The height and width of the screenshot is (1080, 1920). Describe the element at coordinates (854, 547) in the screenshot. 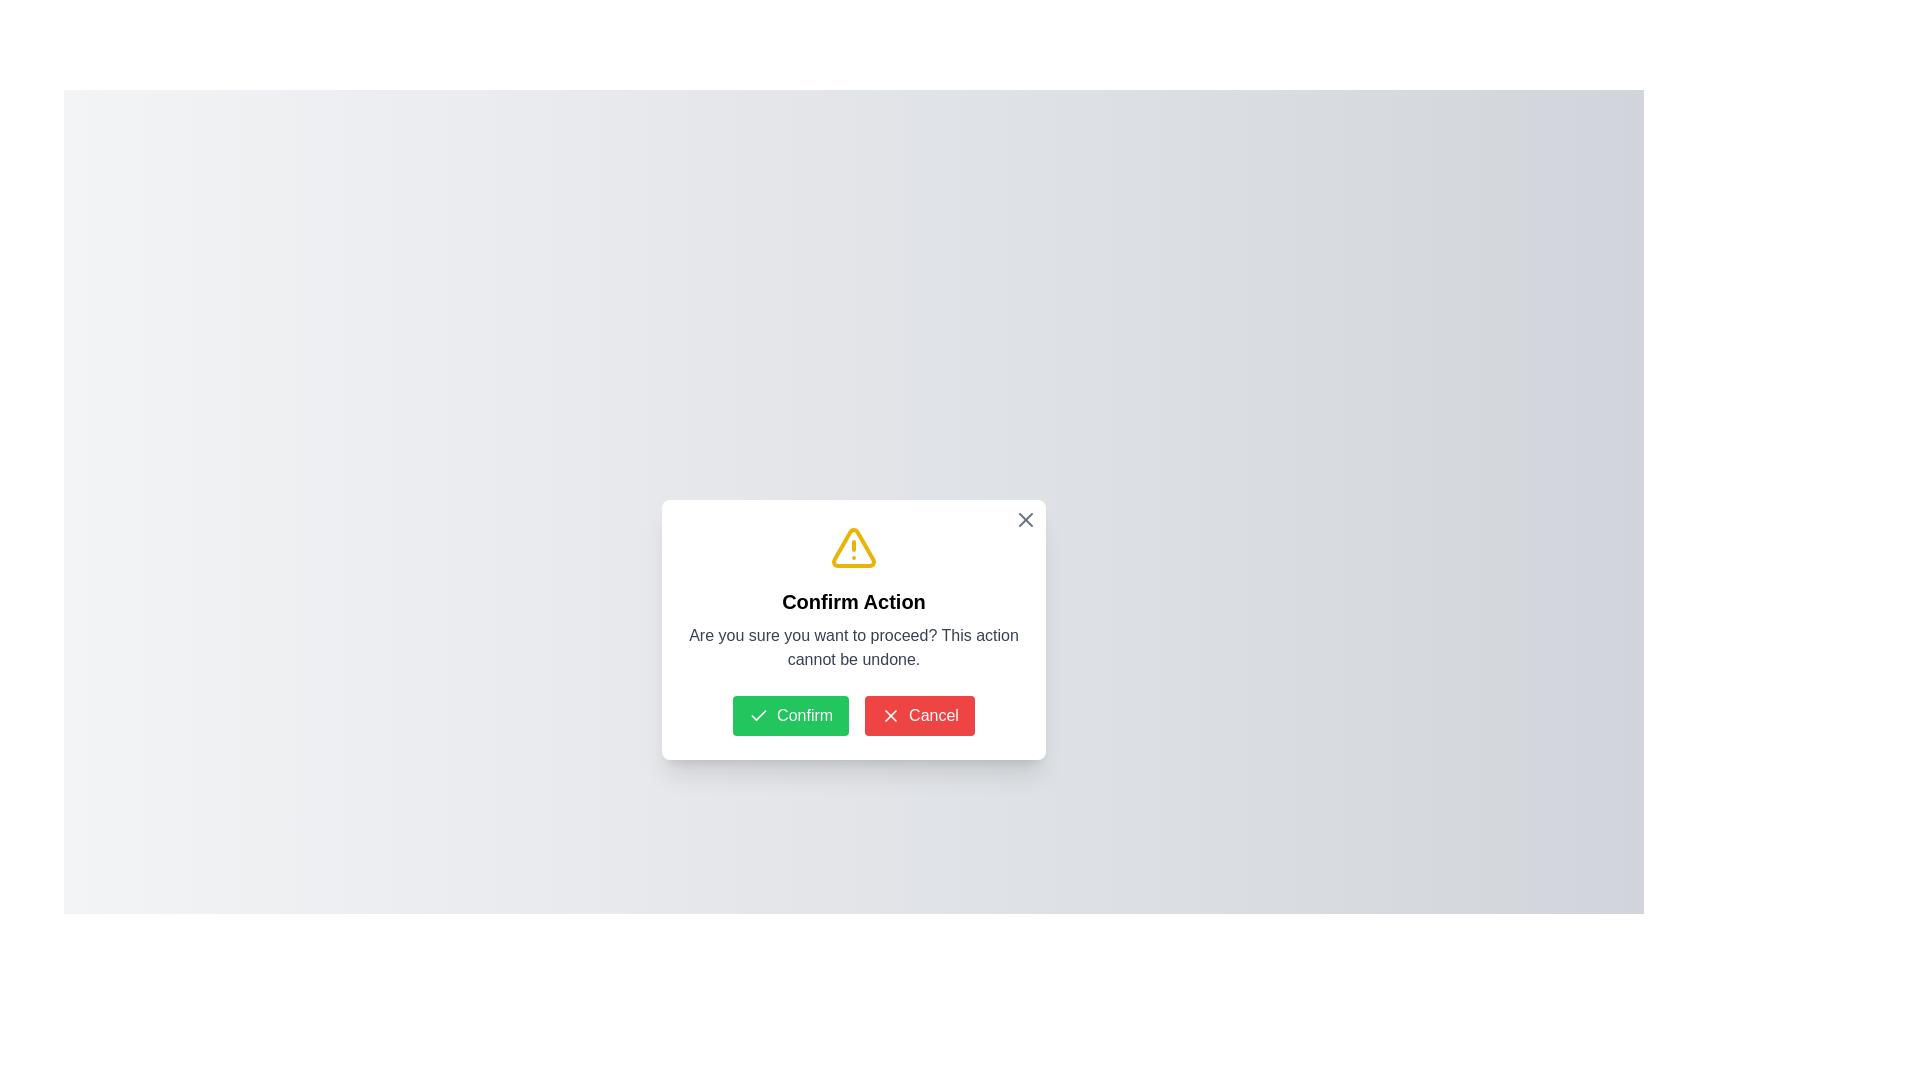

I see `the triangle warning symbol icon that is centrally aligned above the 'Confirm Action' header in the confirmation dialog` at that location.